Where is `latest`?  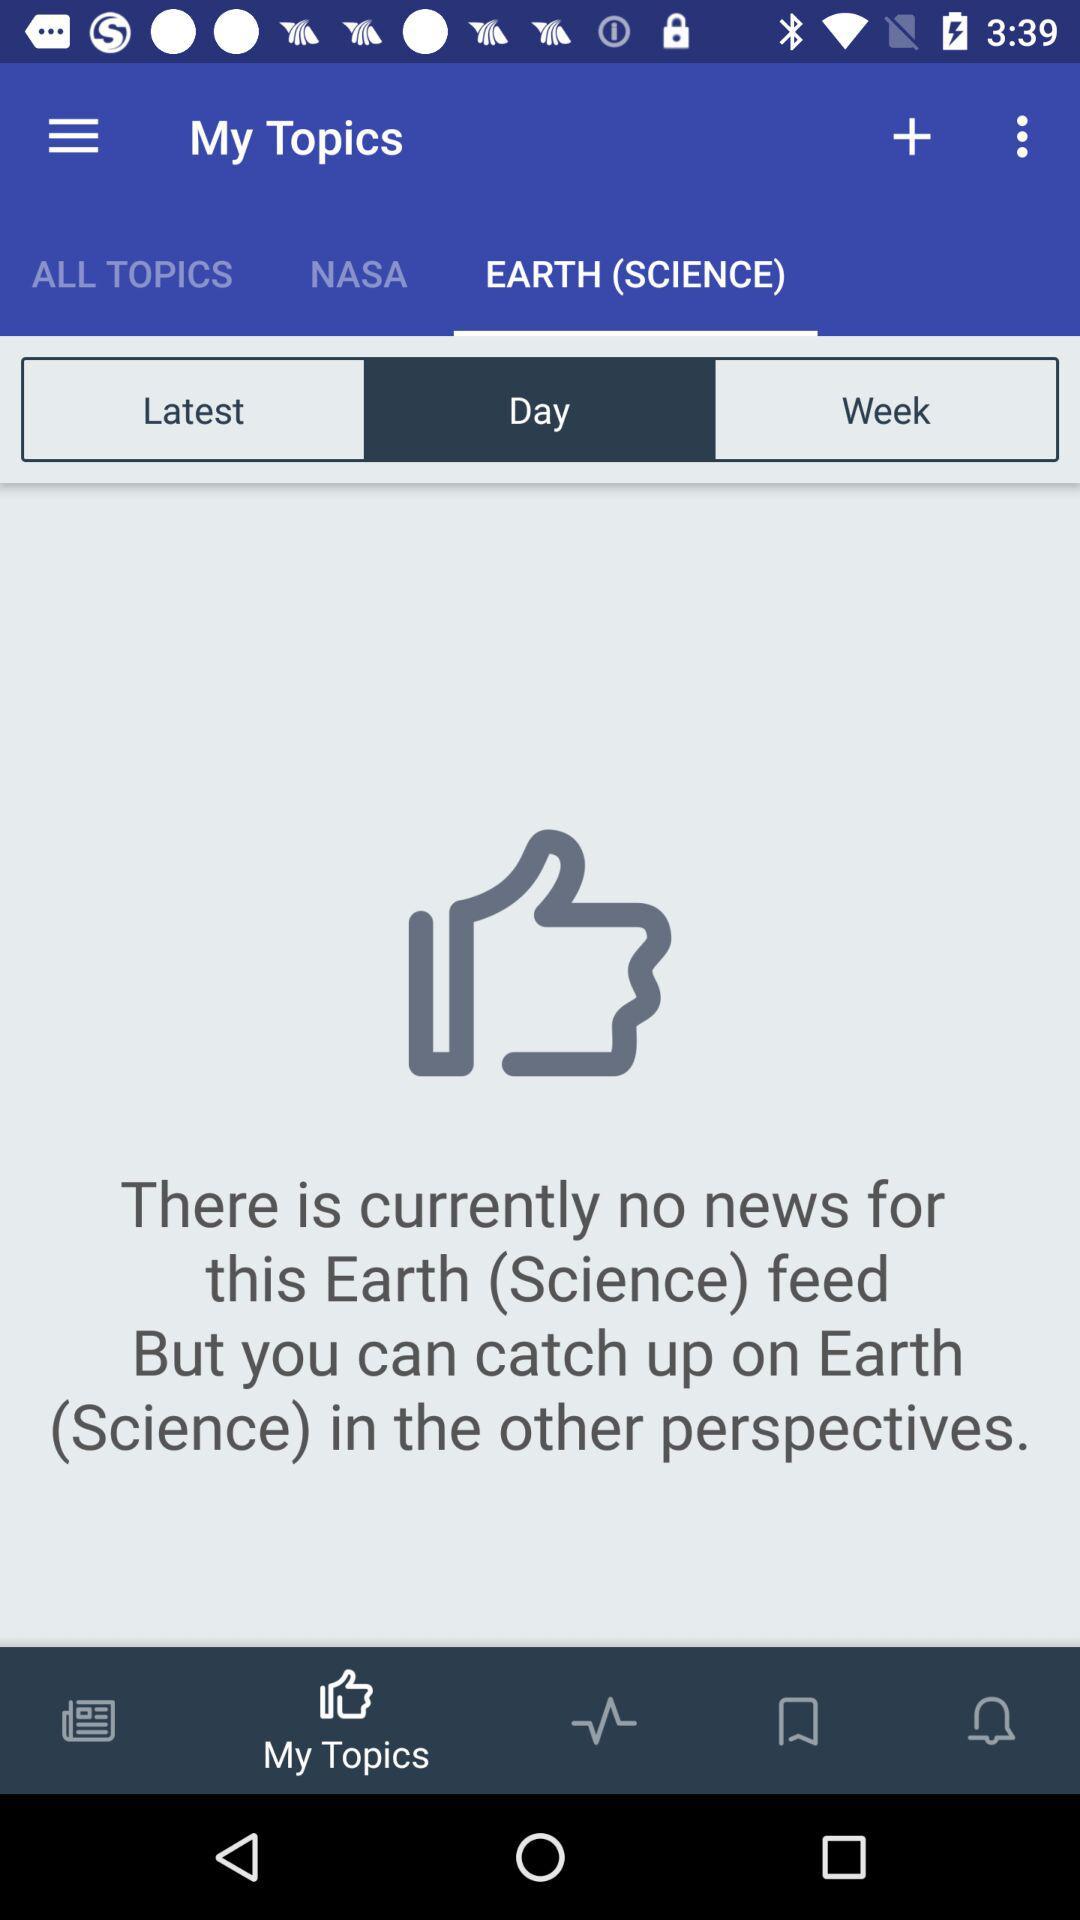 latest is located at coordinates (193, 408).